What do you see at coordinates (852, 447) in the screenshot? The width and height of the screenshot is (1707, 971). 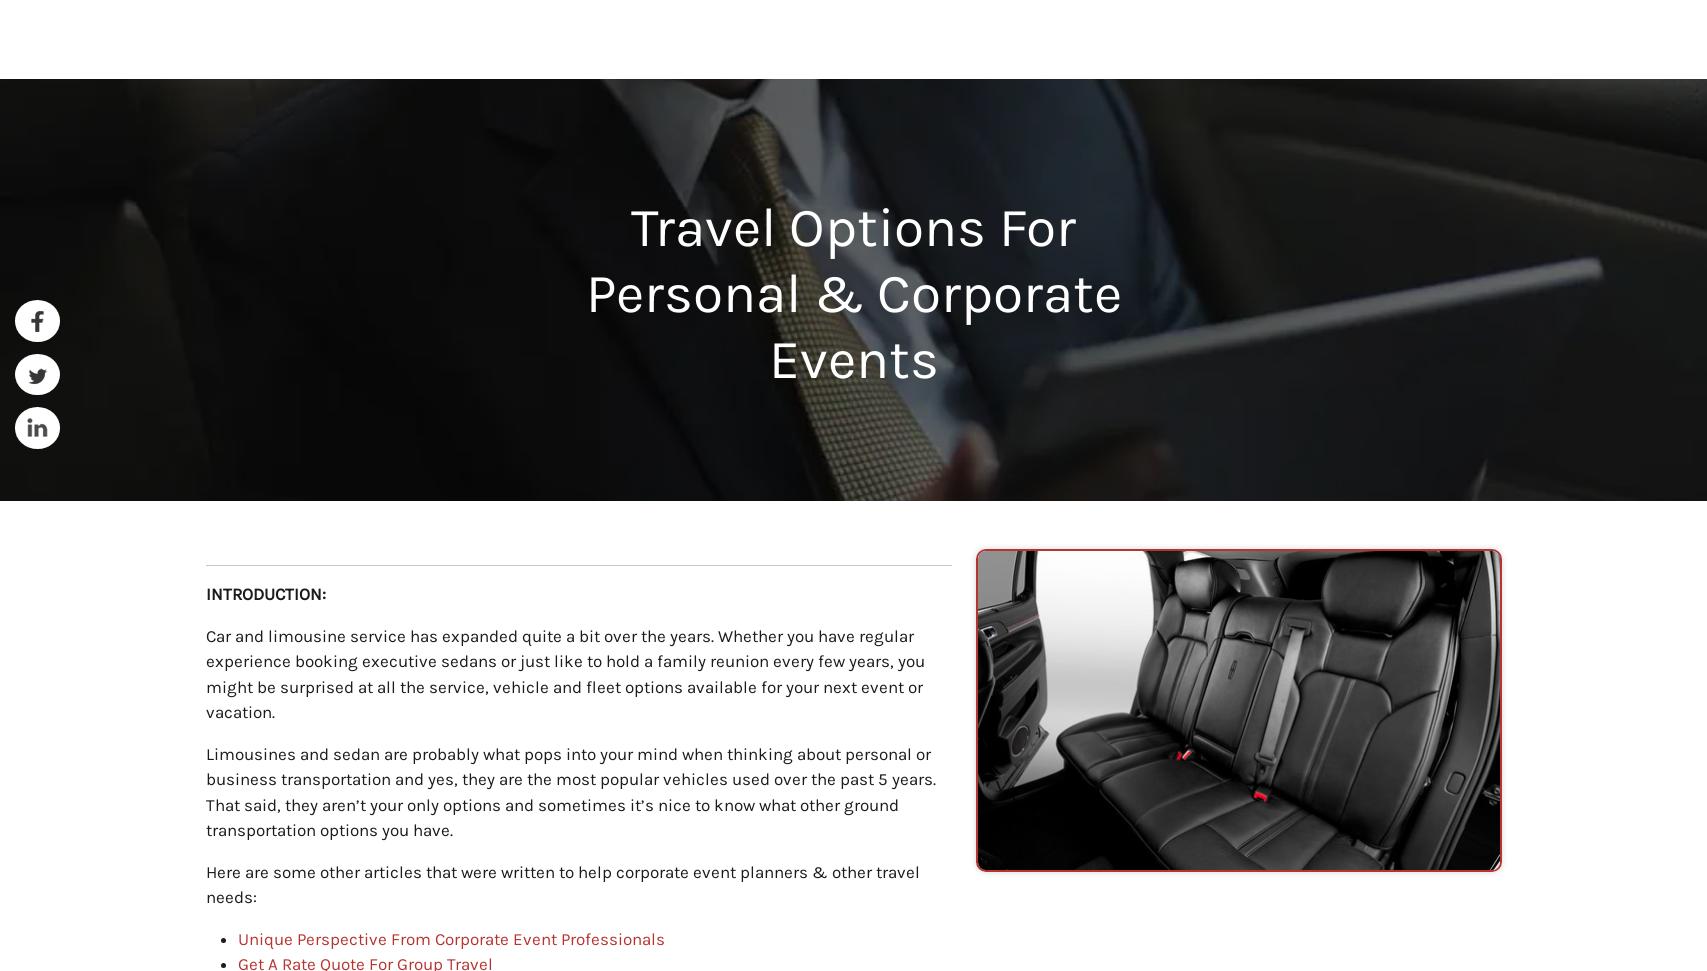 I see `'Clients Testimonials'` at bounding box center [852, 447].